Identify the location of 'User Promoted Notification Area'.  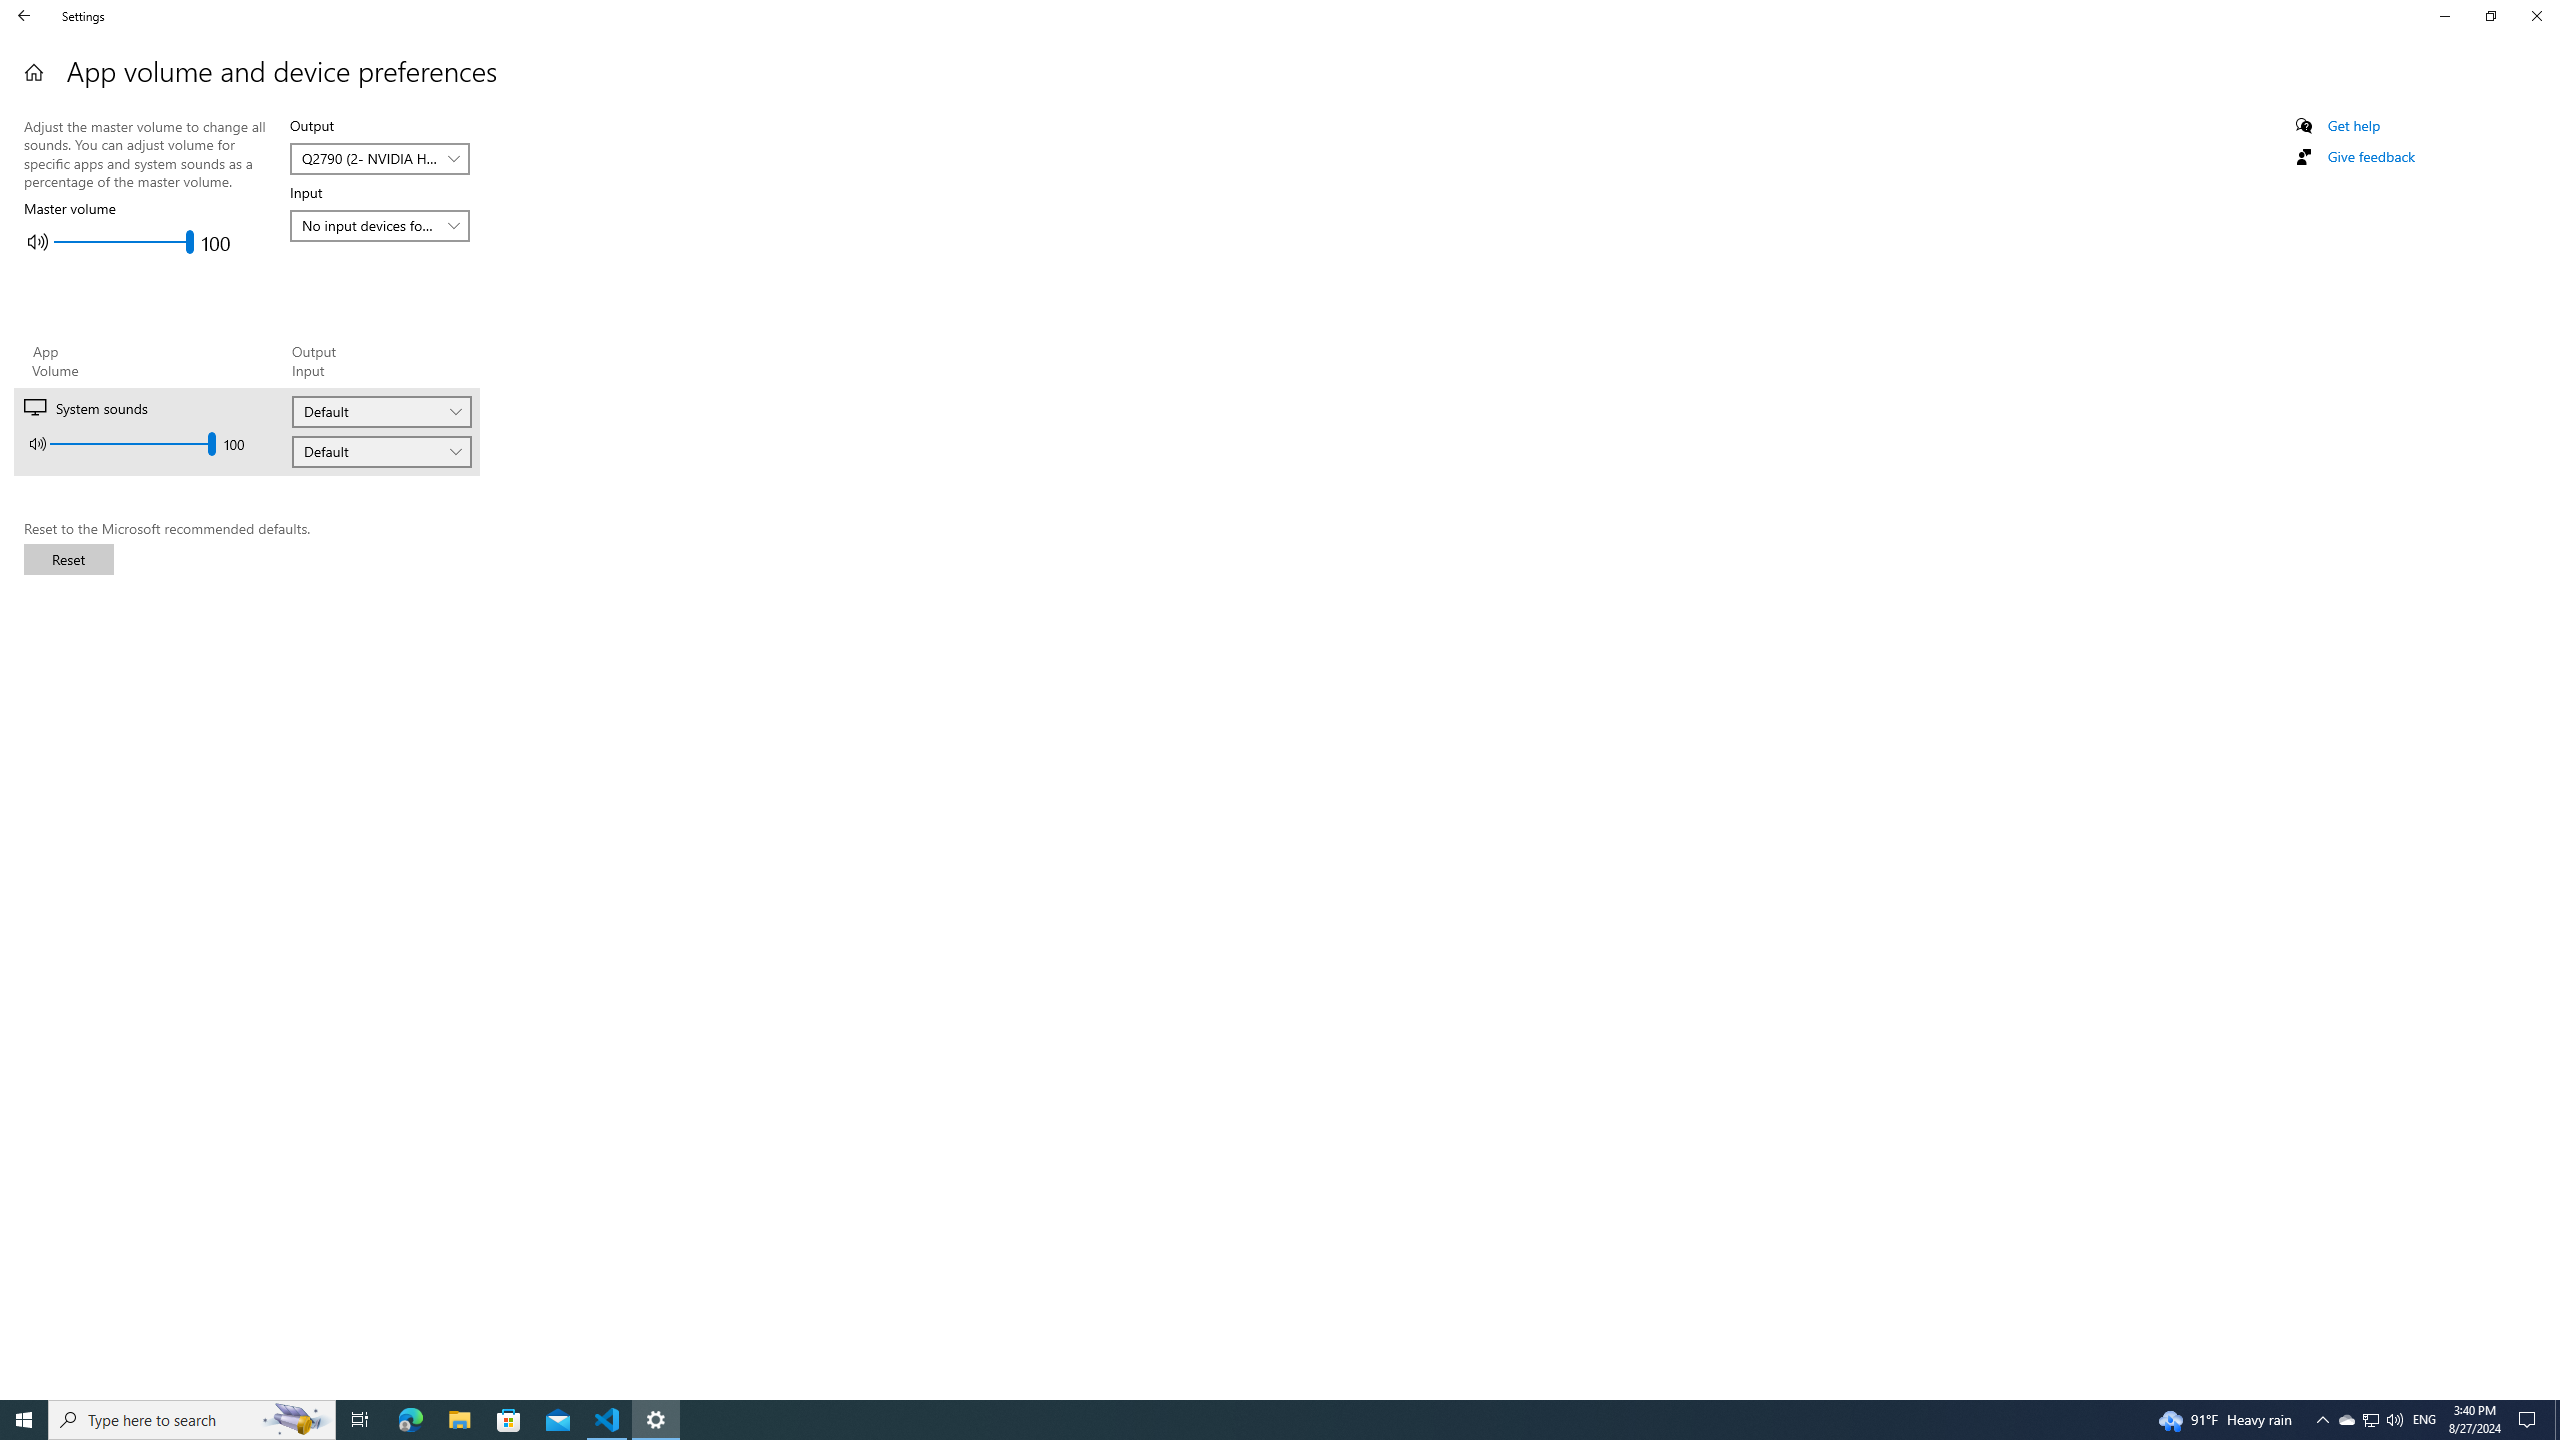
(2369, 1418).